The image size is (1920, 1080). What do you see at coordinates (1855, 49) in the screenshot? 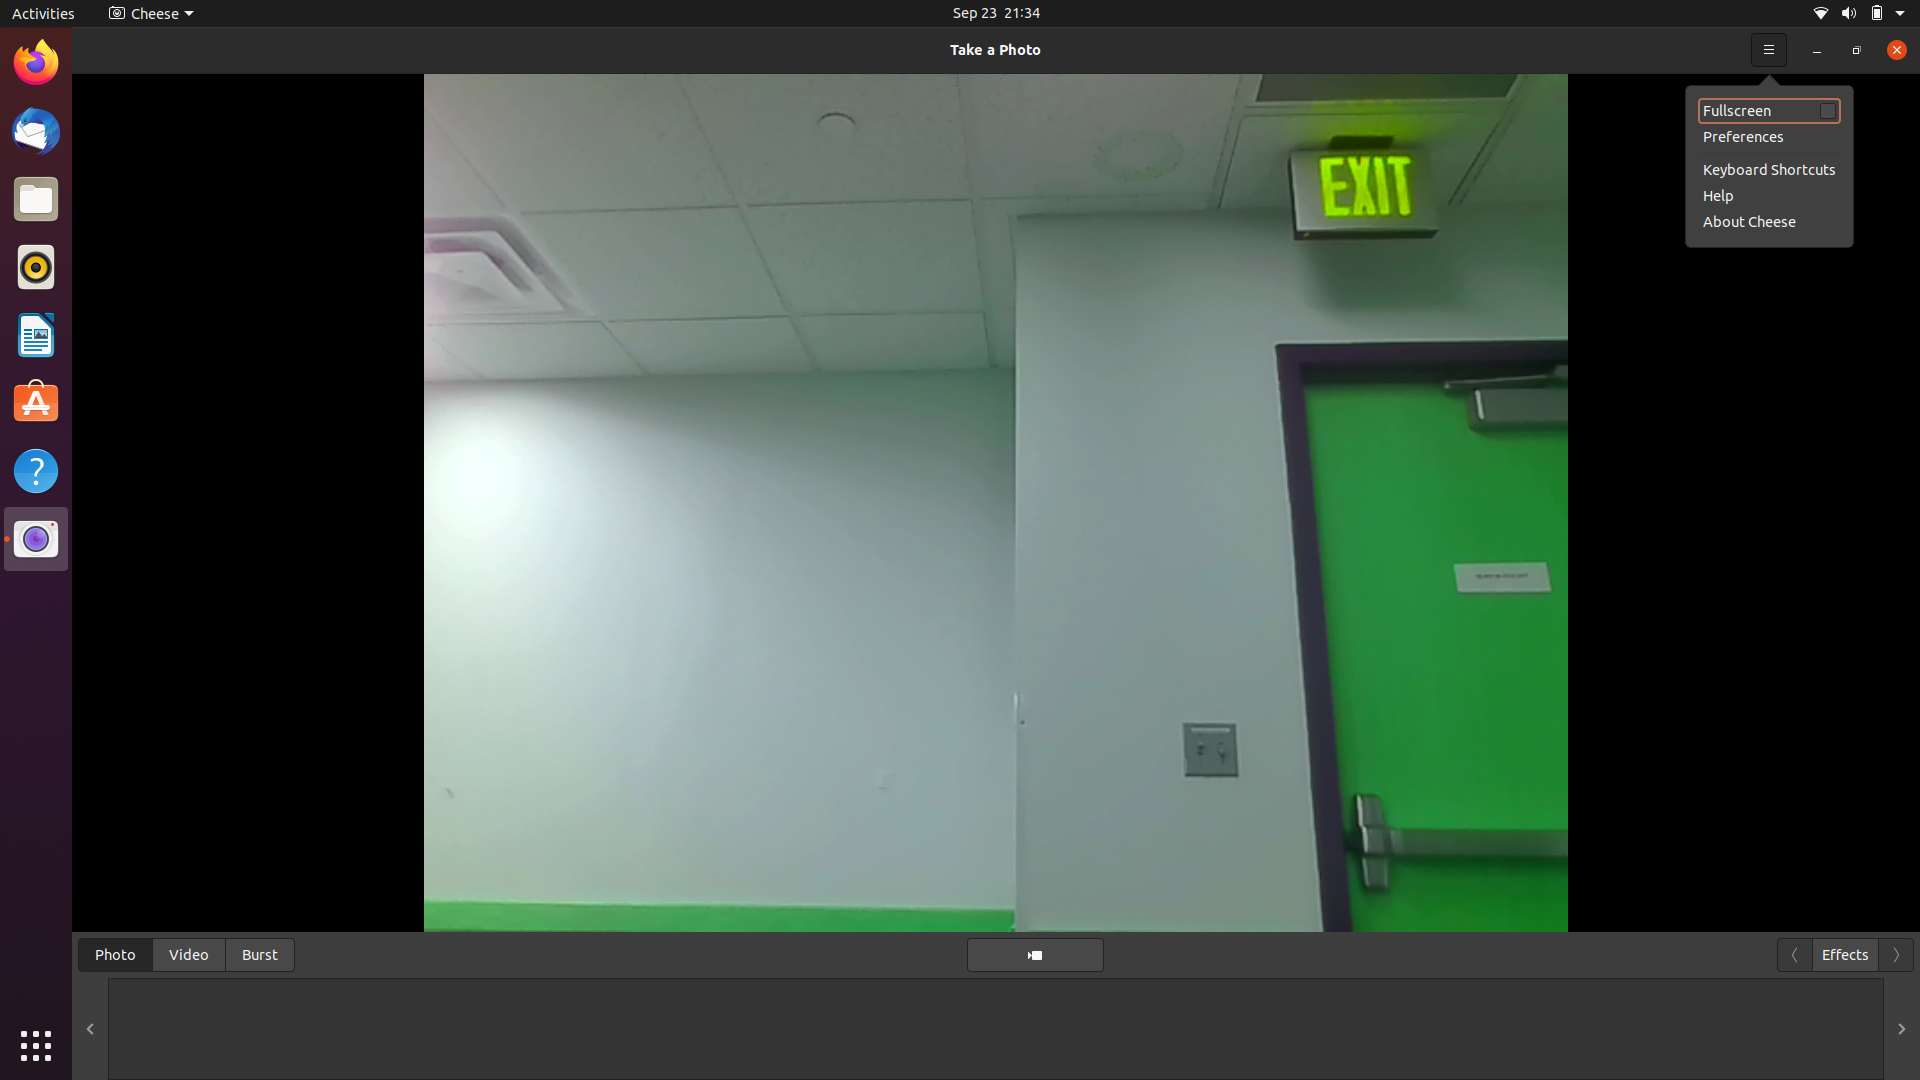
I see `Expand the display to full screen` at bounding box center [1855, 49].